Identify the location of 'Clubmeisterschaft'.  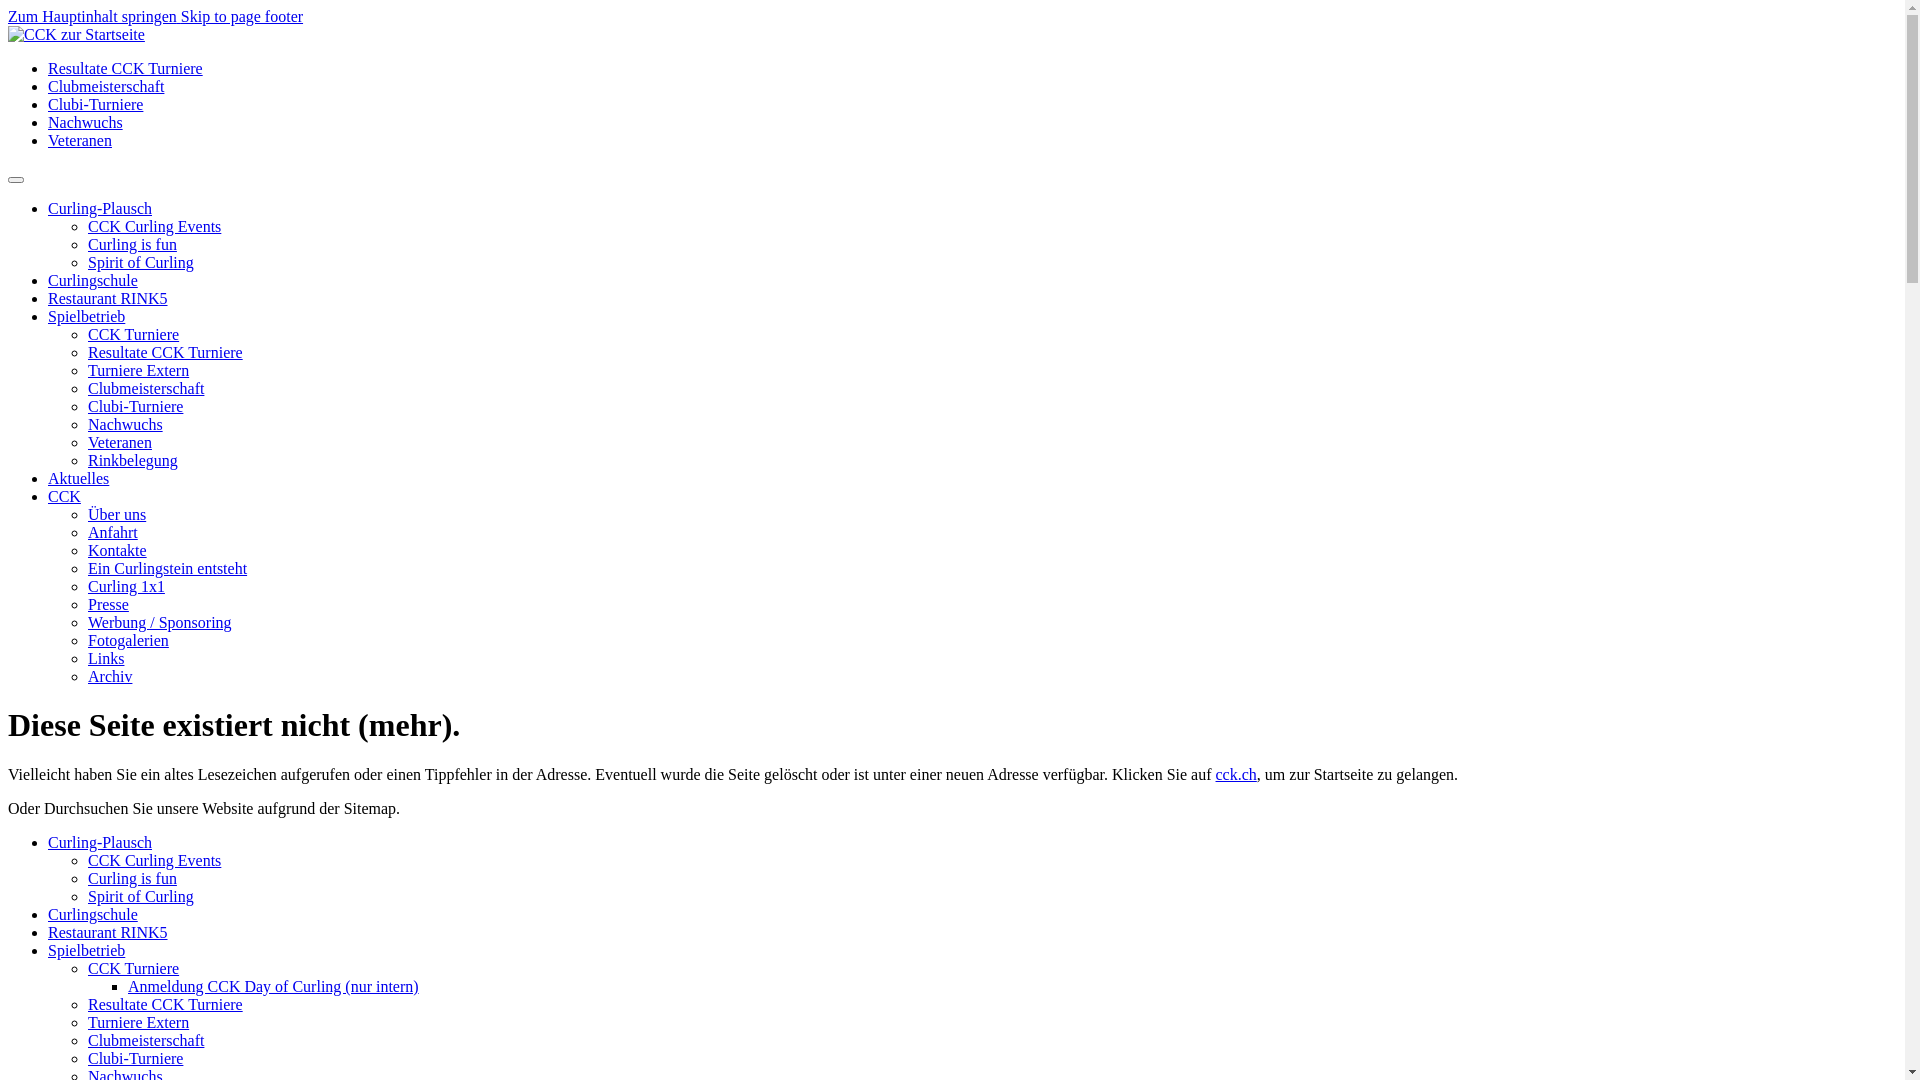
(144, 1039).